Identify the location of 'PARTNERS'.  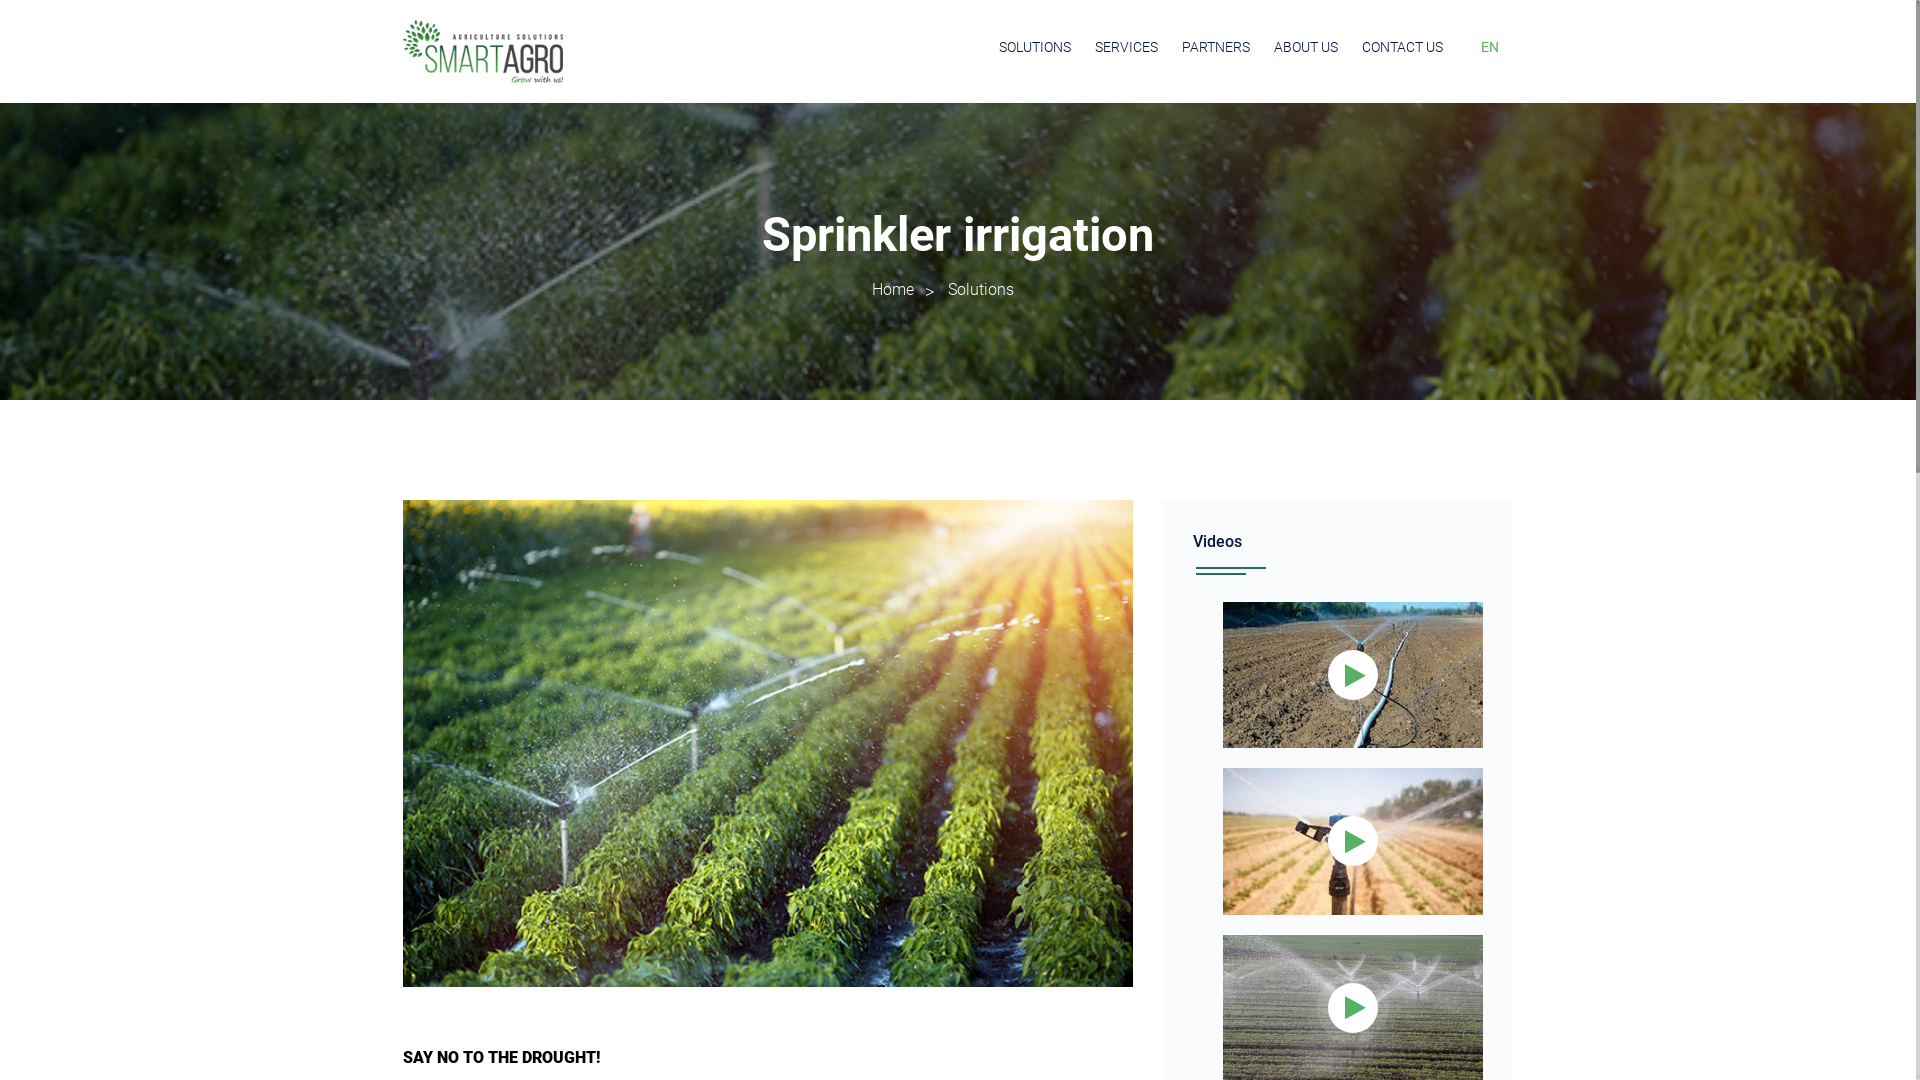
(1214, 45).